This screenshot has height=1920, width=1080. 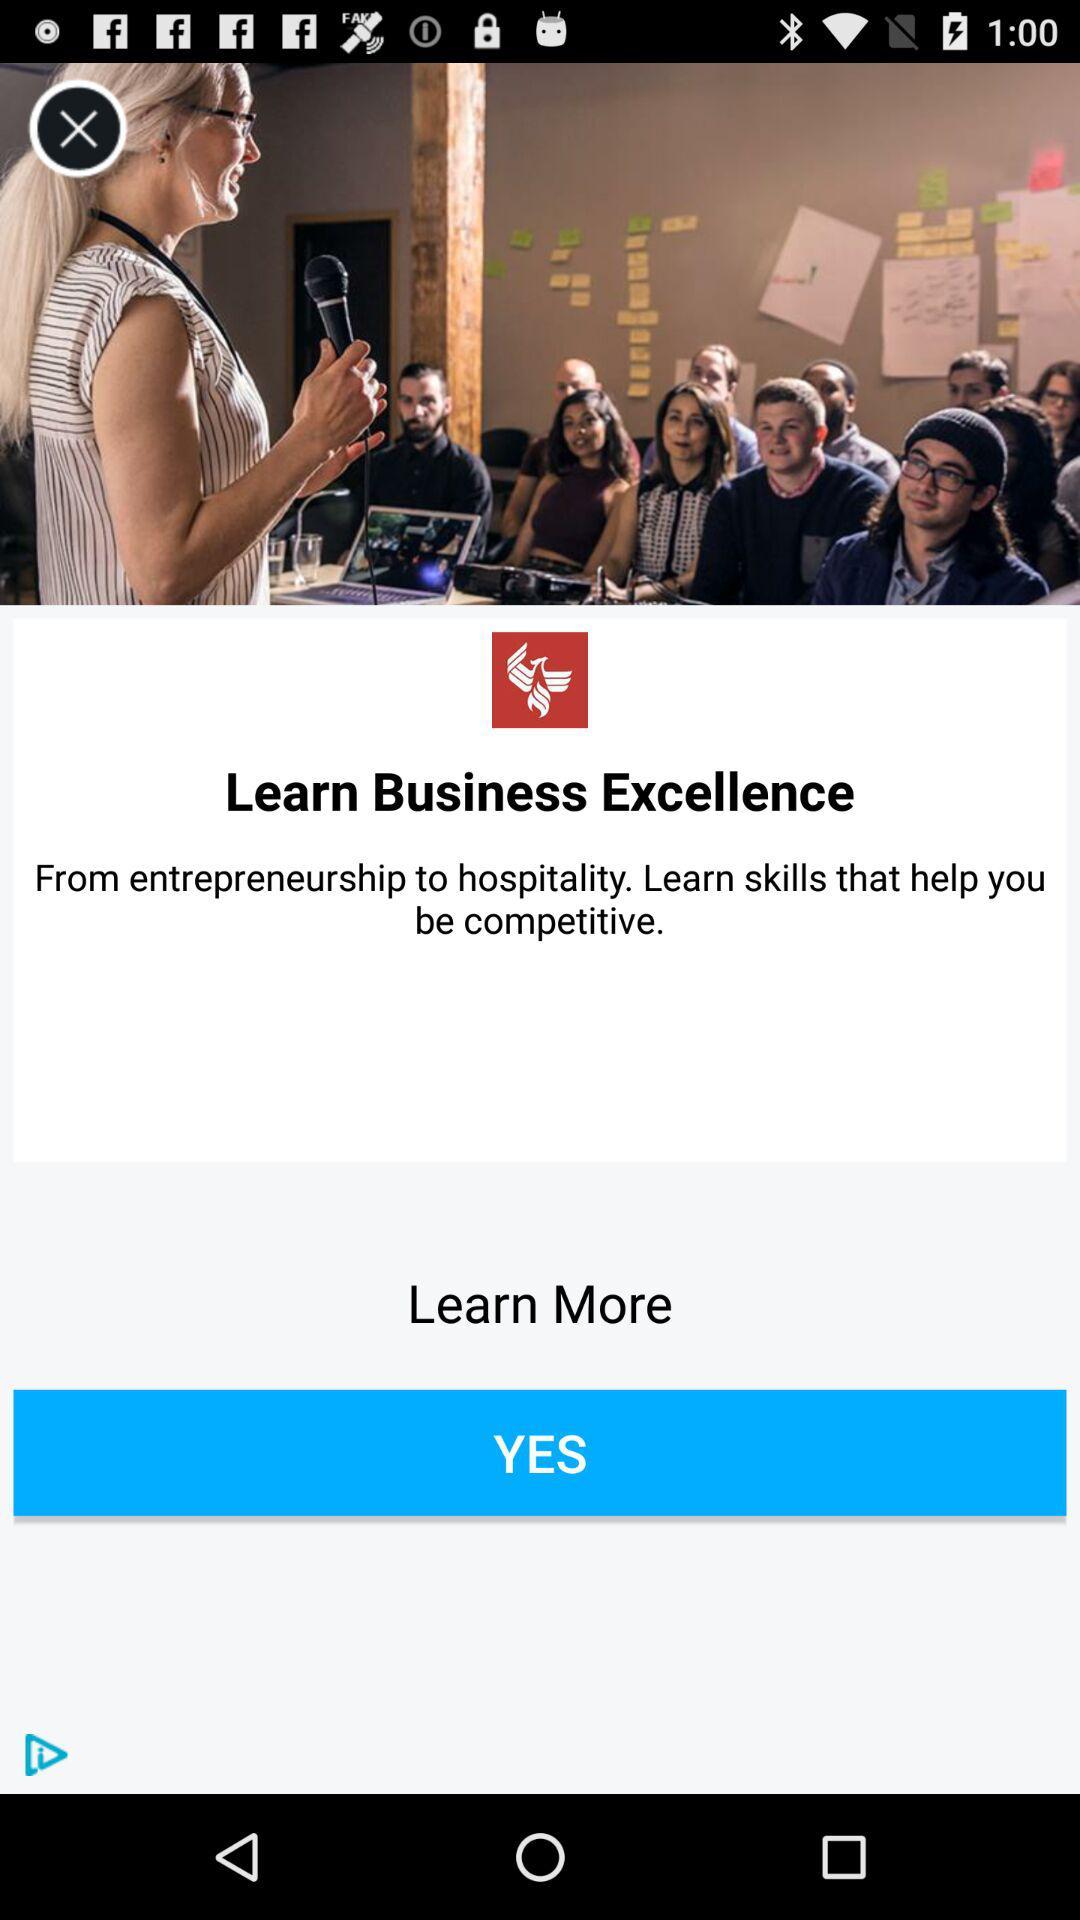 I want to click on the from entrepreneurship to app, so click(x=540, y=897).